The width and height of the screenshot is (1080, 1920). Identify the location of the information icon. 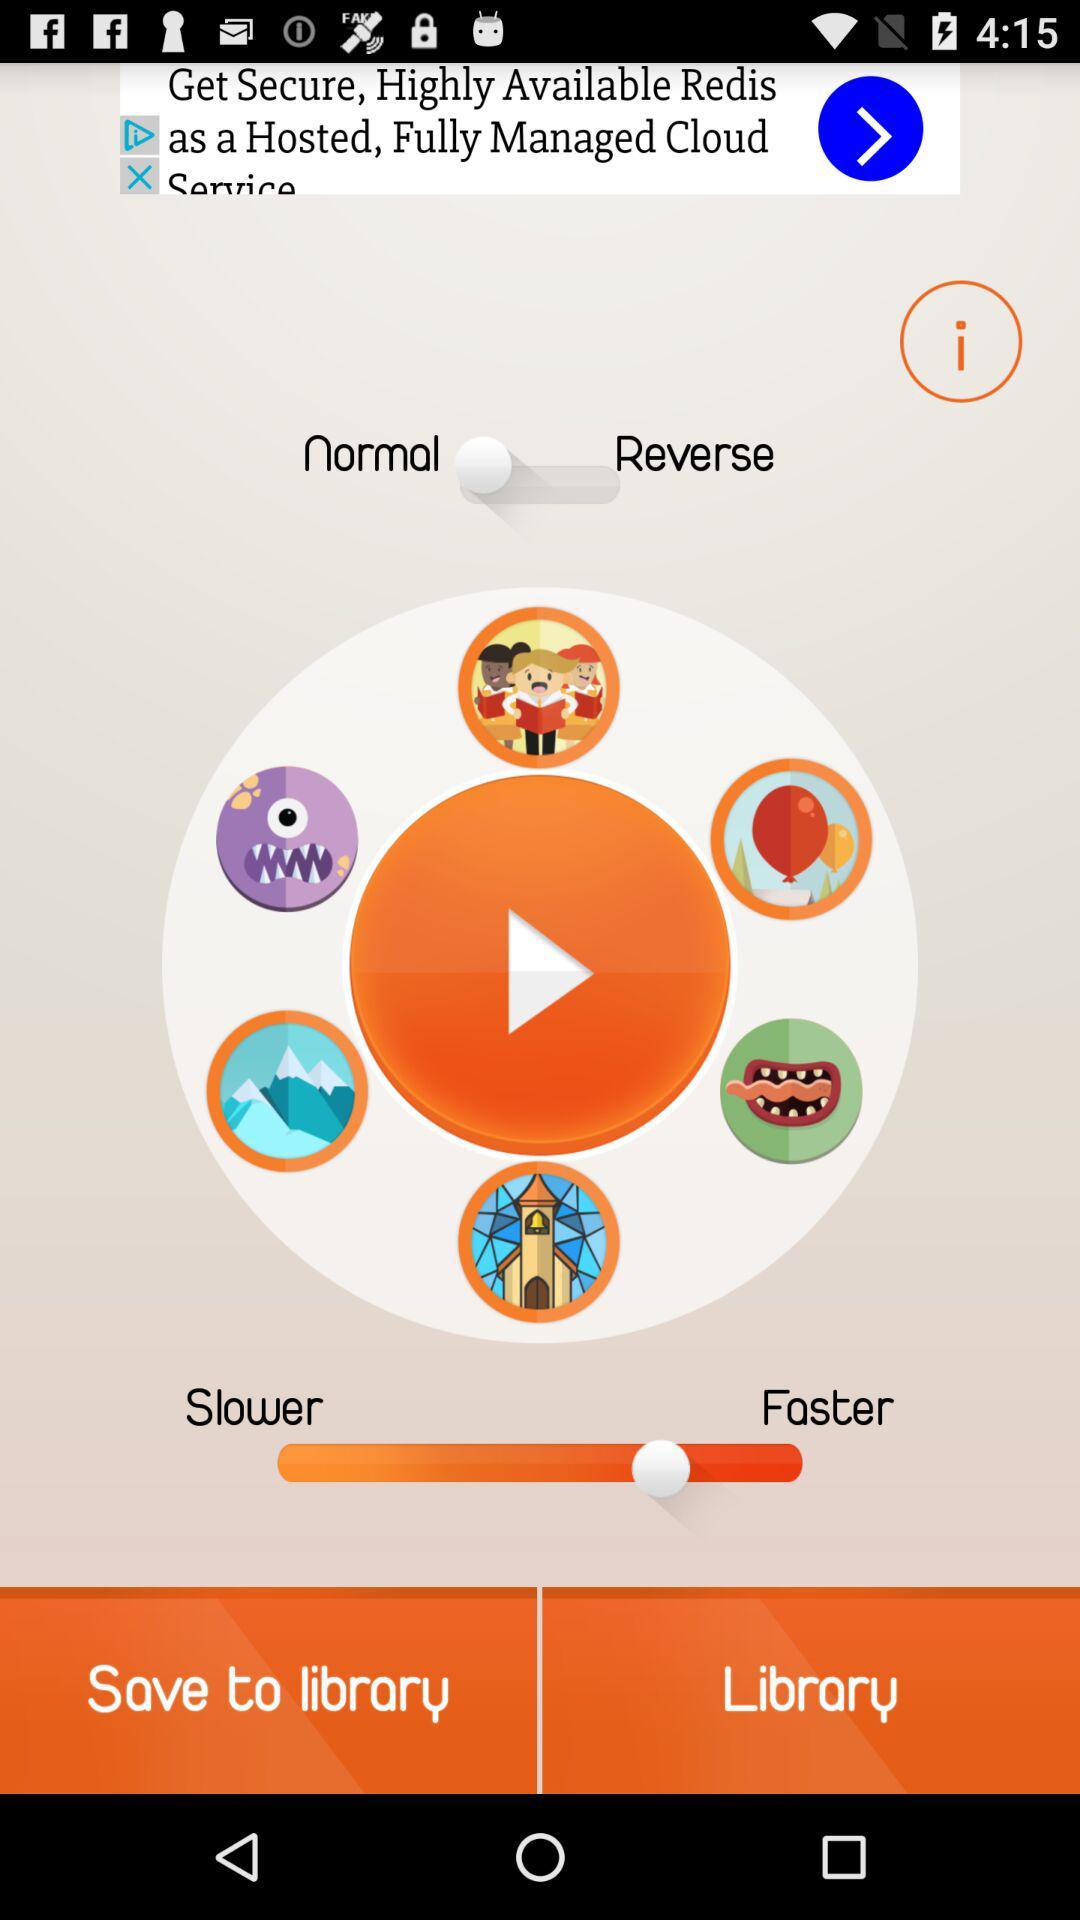
(959, 341).